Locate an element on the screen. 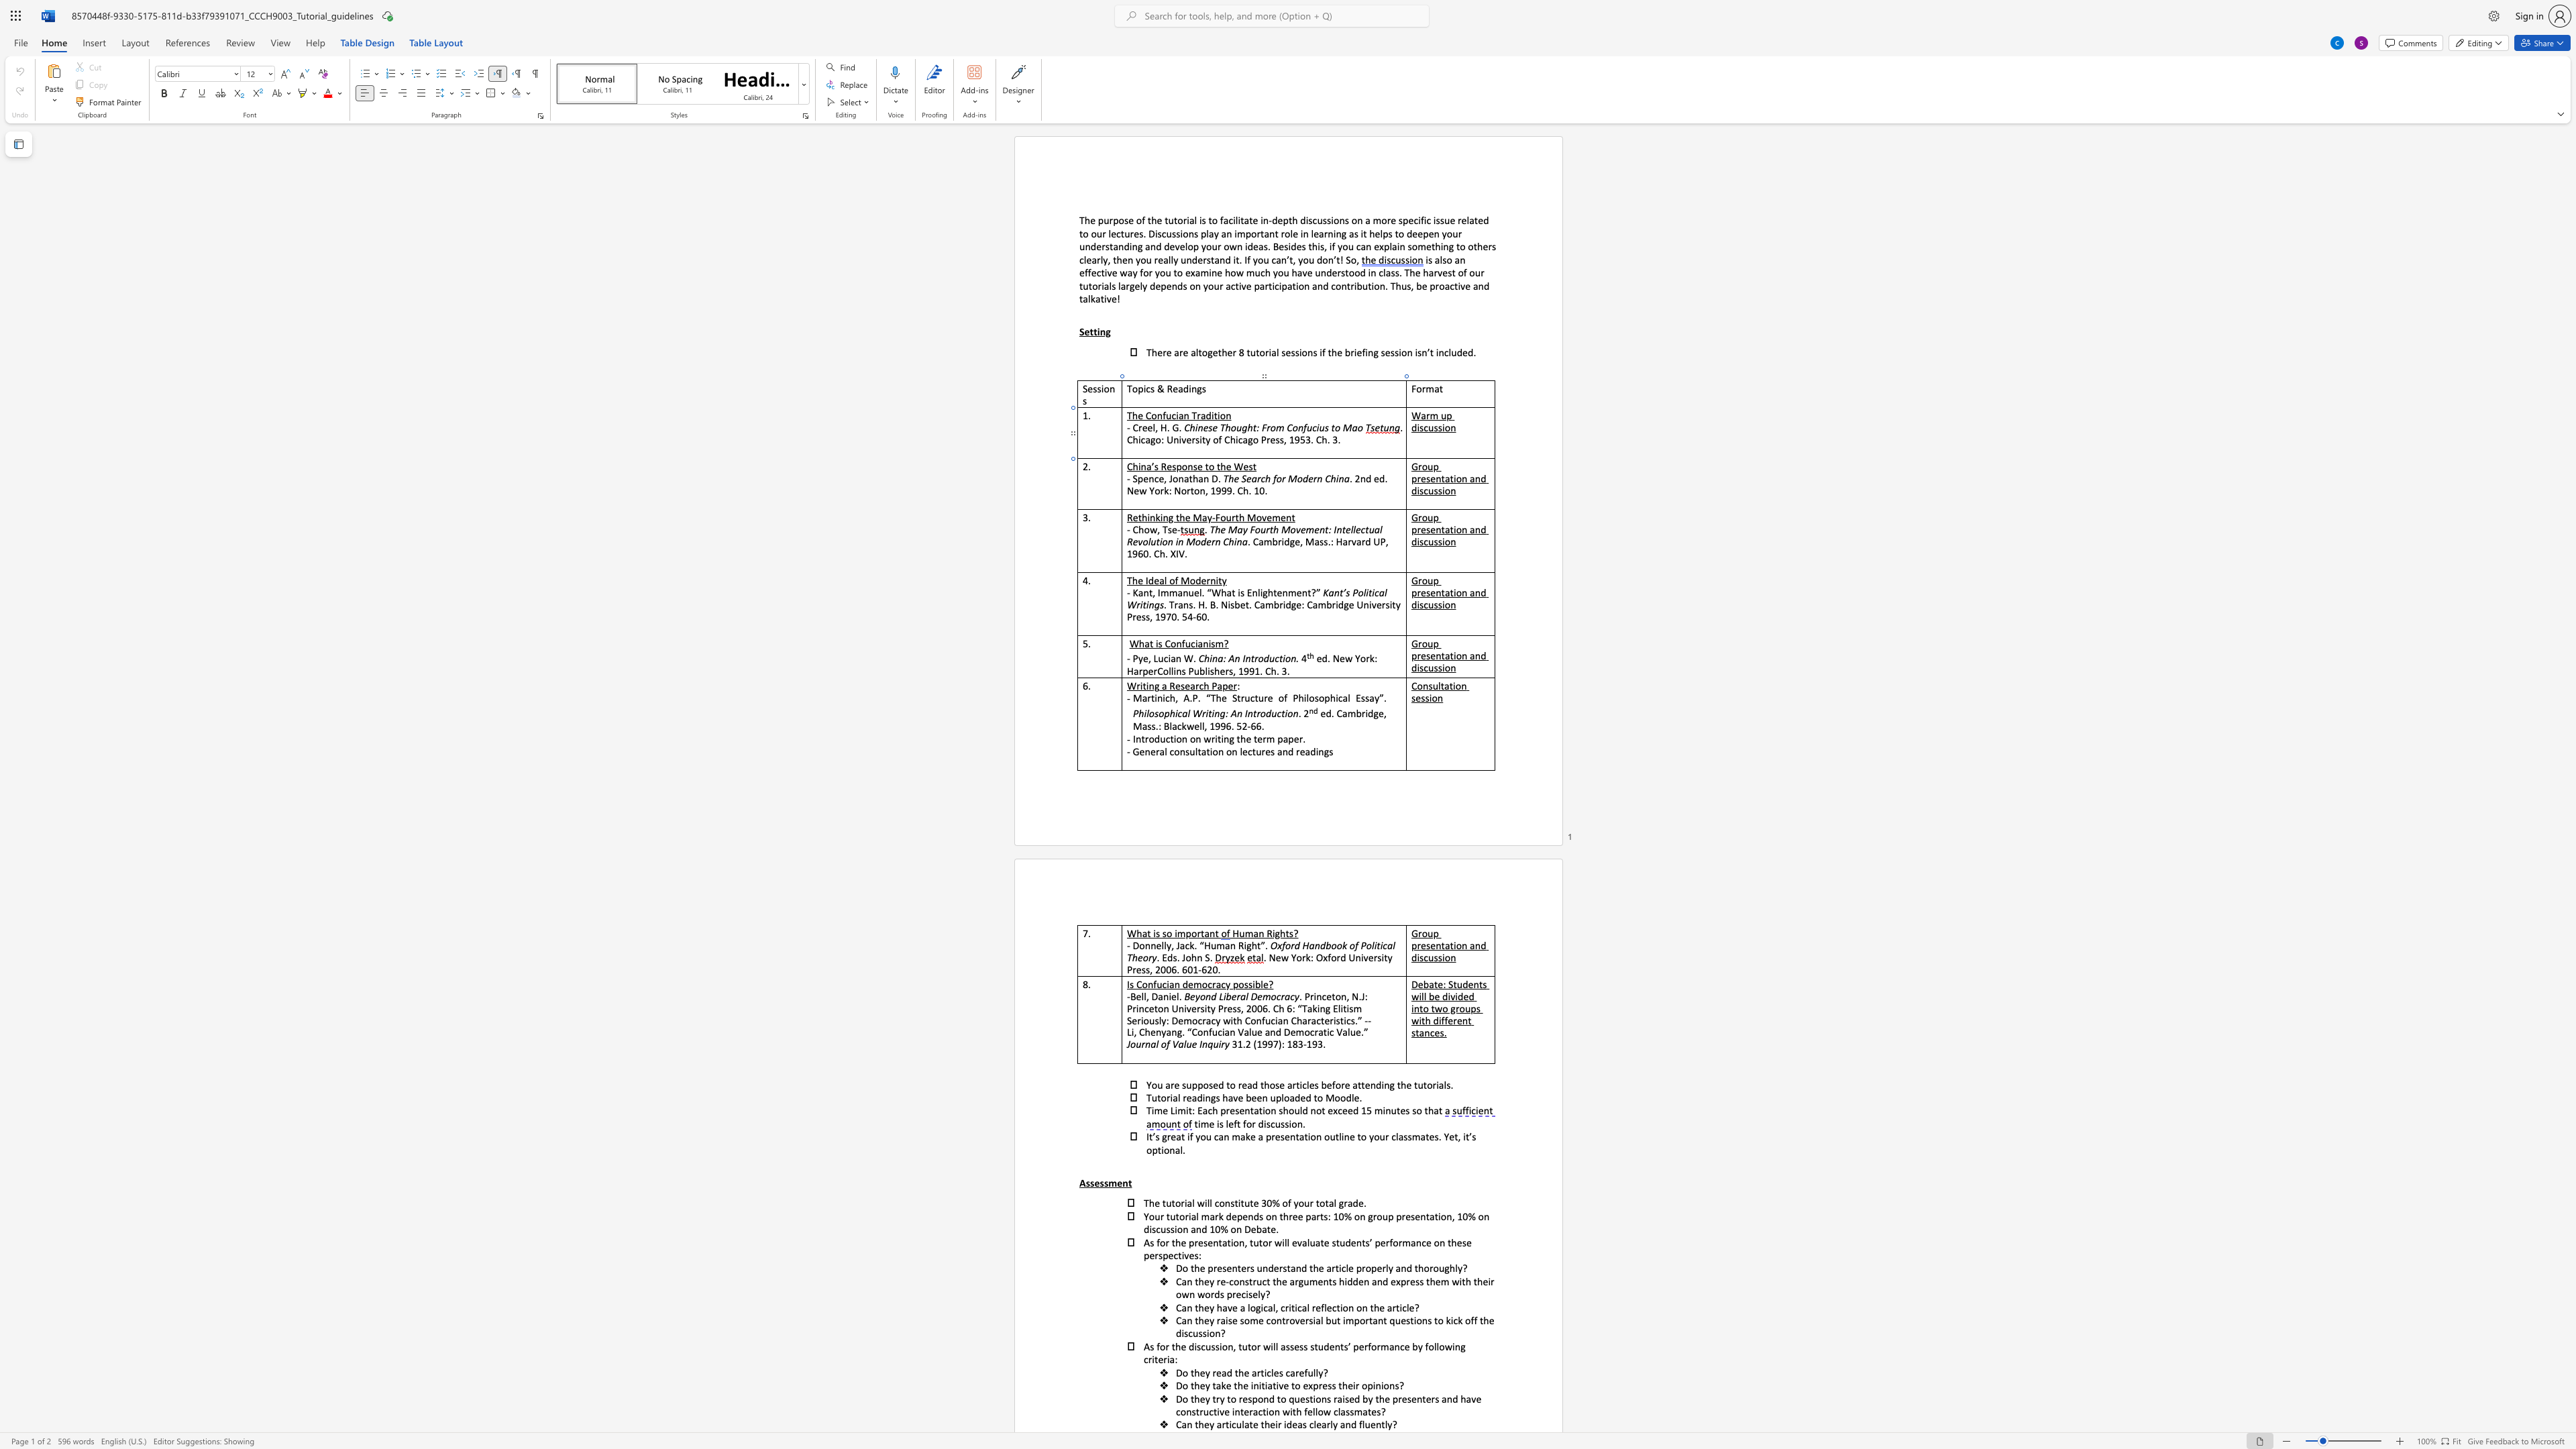  the 1th character "e" in the text is located at coordinates (1145, 478).